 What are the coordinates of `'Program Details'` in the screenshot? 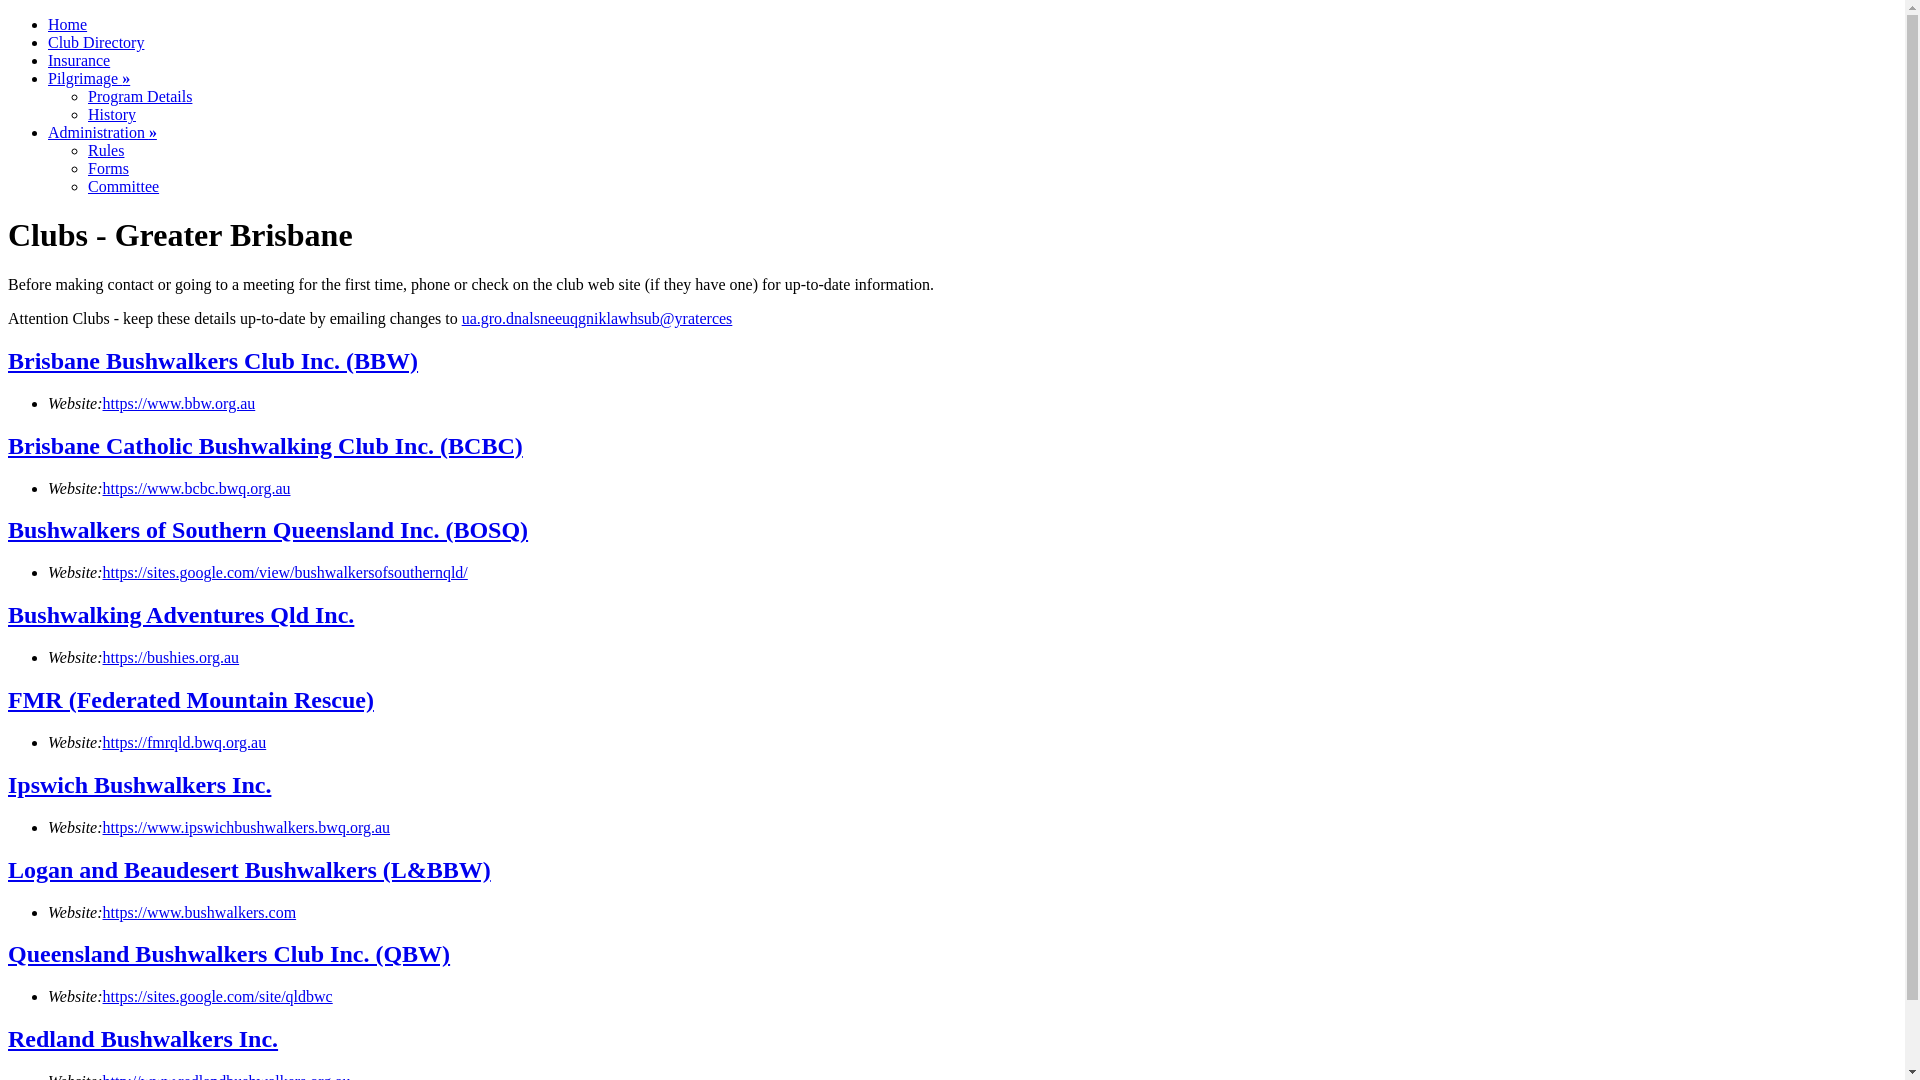 It's located at (138, 96).